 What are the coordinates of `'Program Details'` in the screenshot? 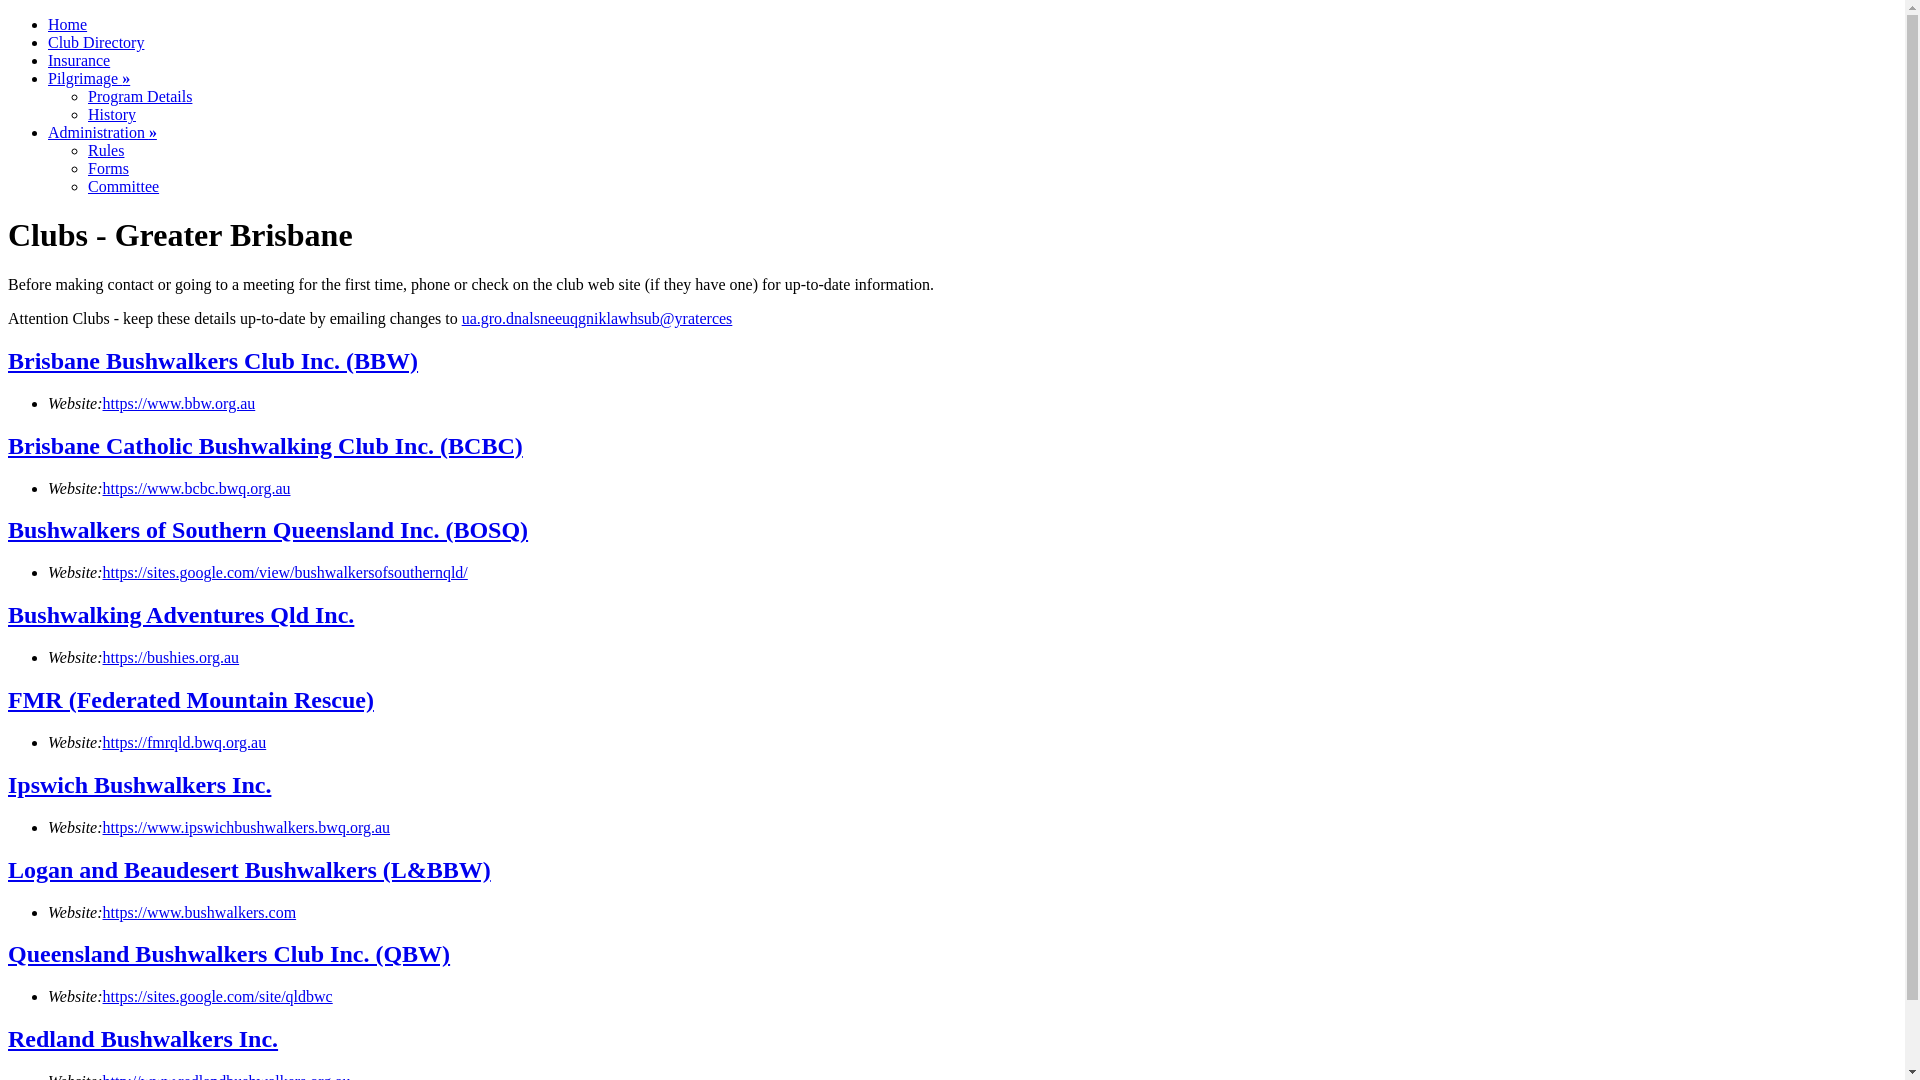 It's located at (138, 96).